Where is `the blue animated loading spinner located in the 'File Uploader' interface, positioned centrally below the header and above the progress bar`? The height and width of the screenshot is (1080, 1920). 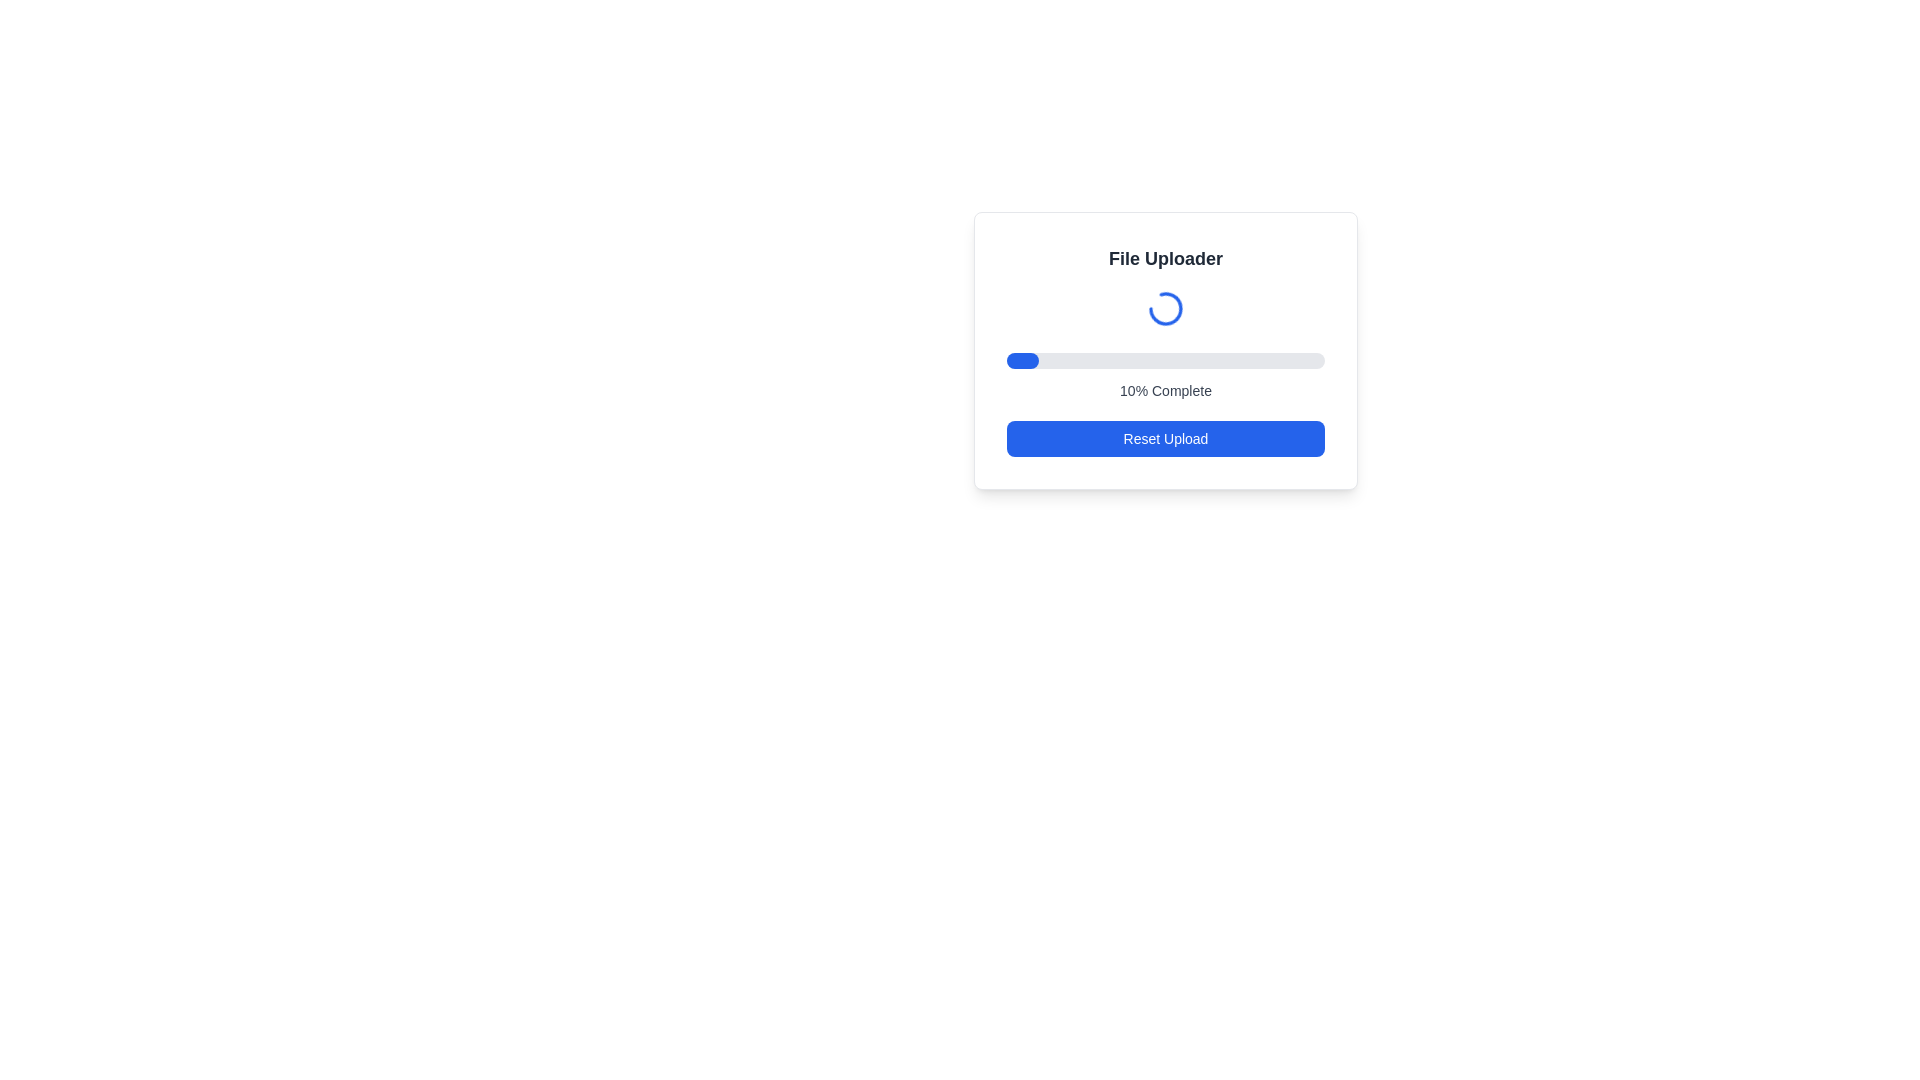
the blue animated loading spinner located in the 'File Uploader' interface, positioned centrally below the header and above the progress bar is located at coordinates (1166, 308).